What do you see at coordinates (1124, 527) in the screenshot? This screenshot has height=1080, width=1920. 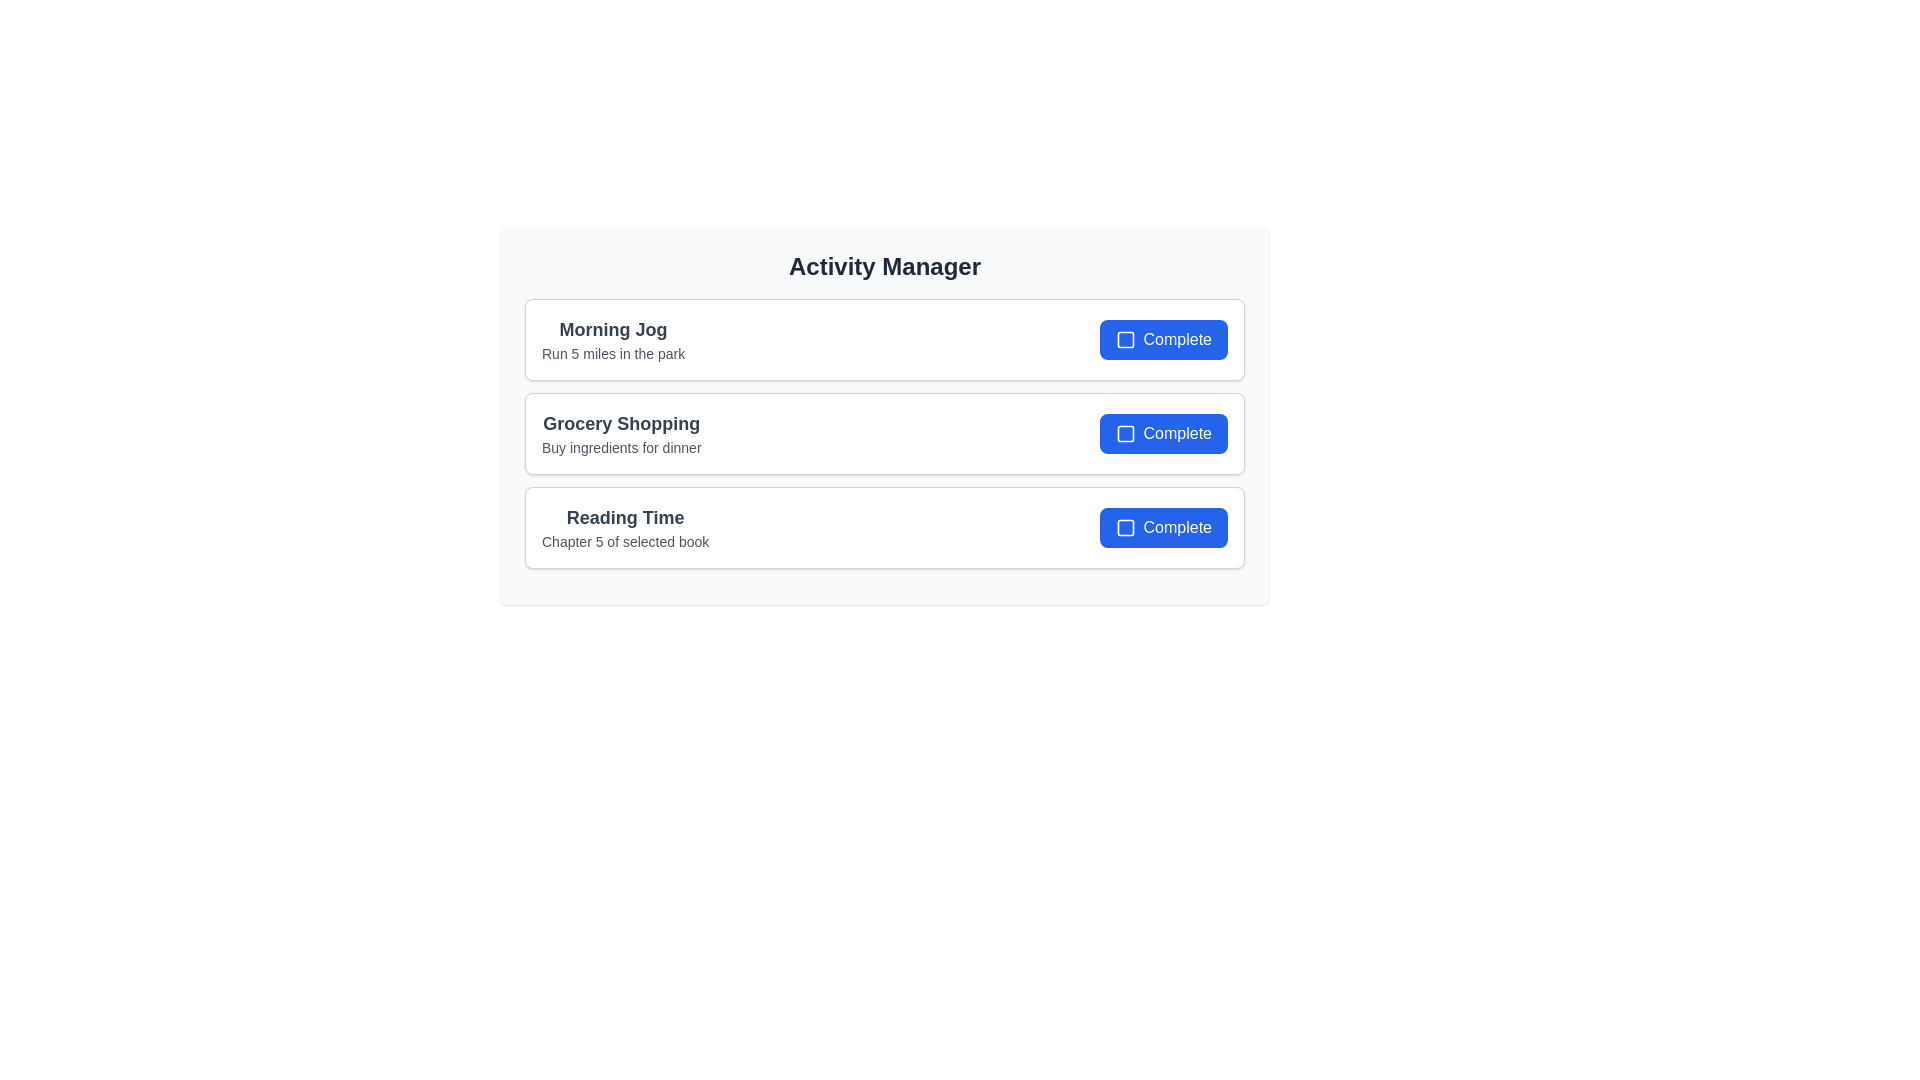 I see `the square icon with a hollow outline and rounded corners, located at the top-left corner of the 'Complete' button` at bounding box center [1124, 527].